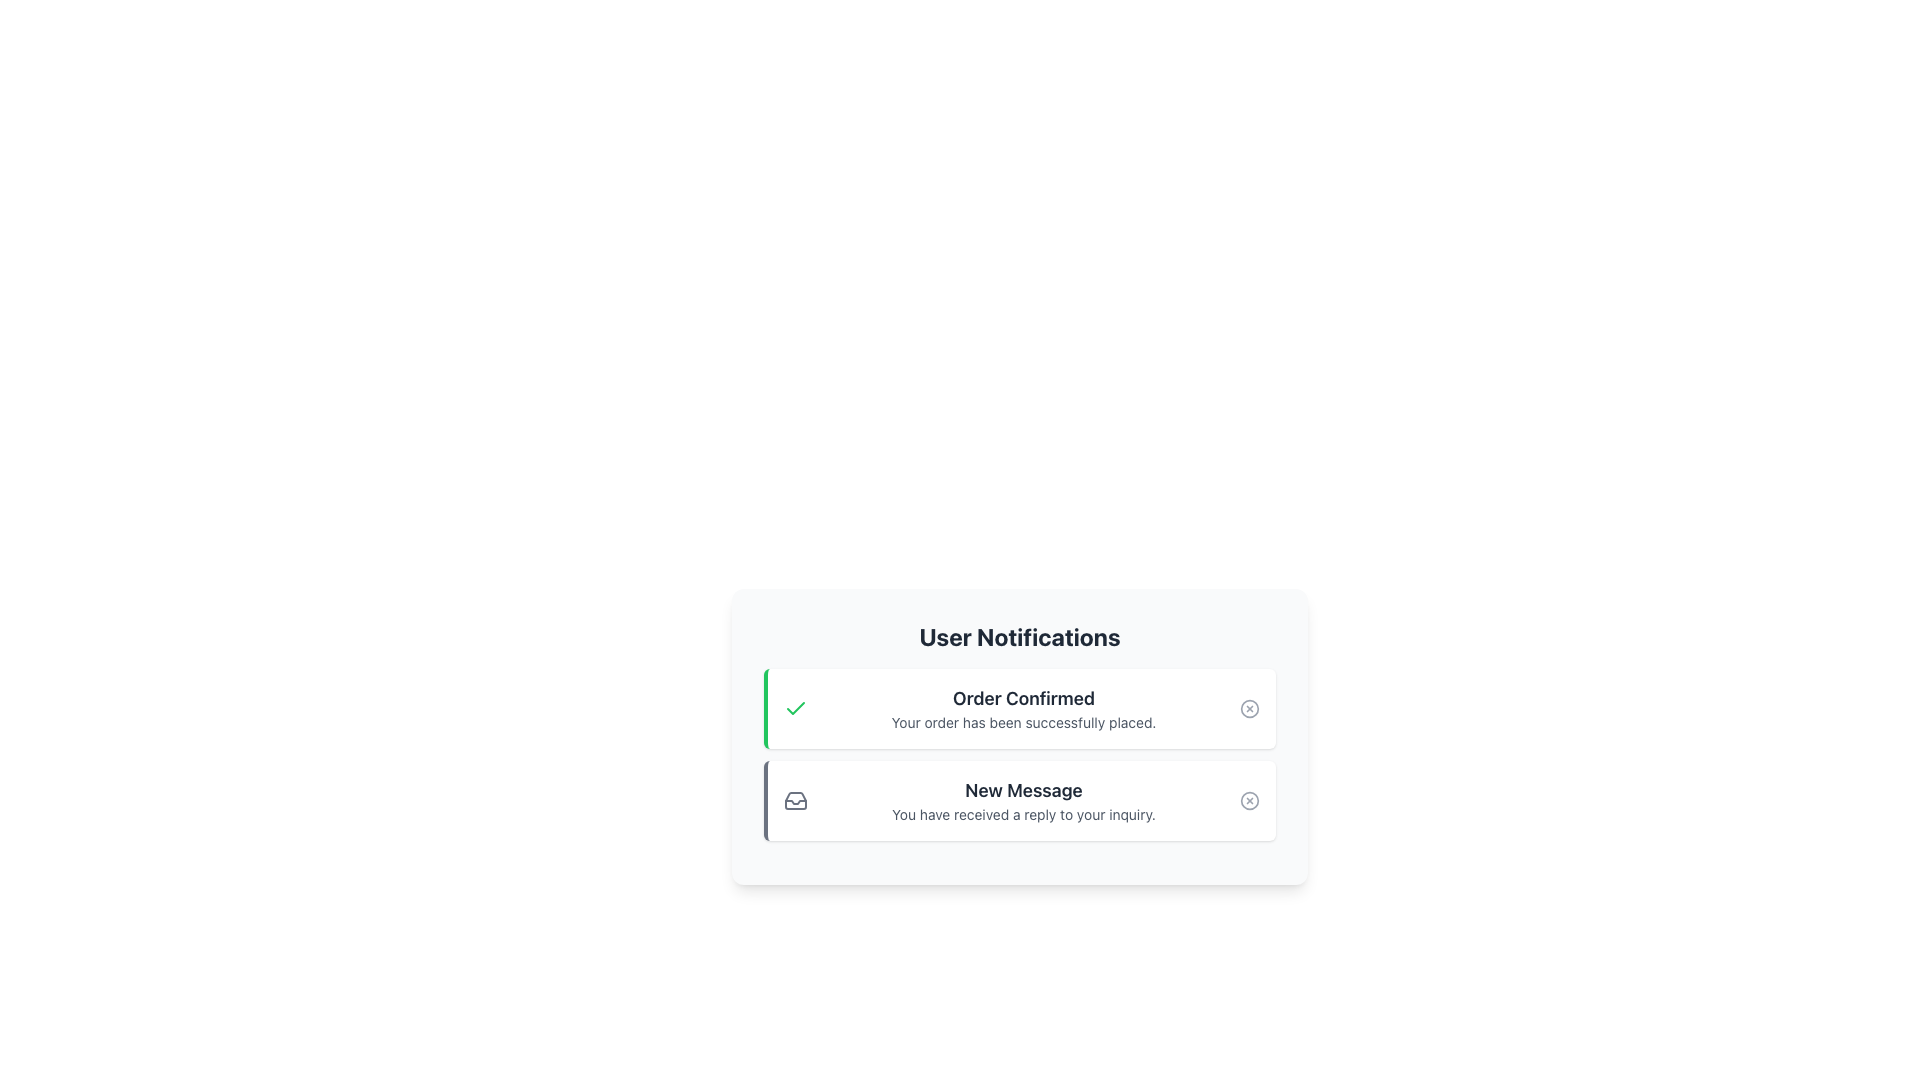 Image resolution: width=1920 pixels, height=1080 pixels. What do you see at coordinates (795, 707) in the screenshot?
I see `the success confirmation icon located in the top notification card, adjacent to the text 'Order Confirmed'` at bounding box center [795, 707].